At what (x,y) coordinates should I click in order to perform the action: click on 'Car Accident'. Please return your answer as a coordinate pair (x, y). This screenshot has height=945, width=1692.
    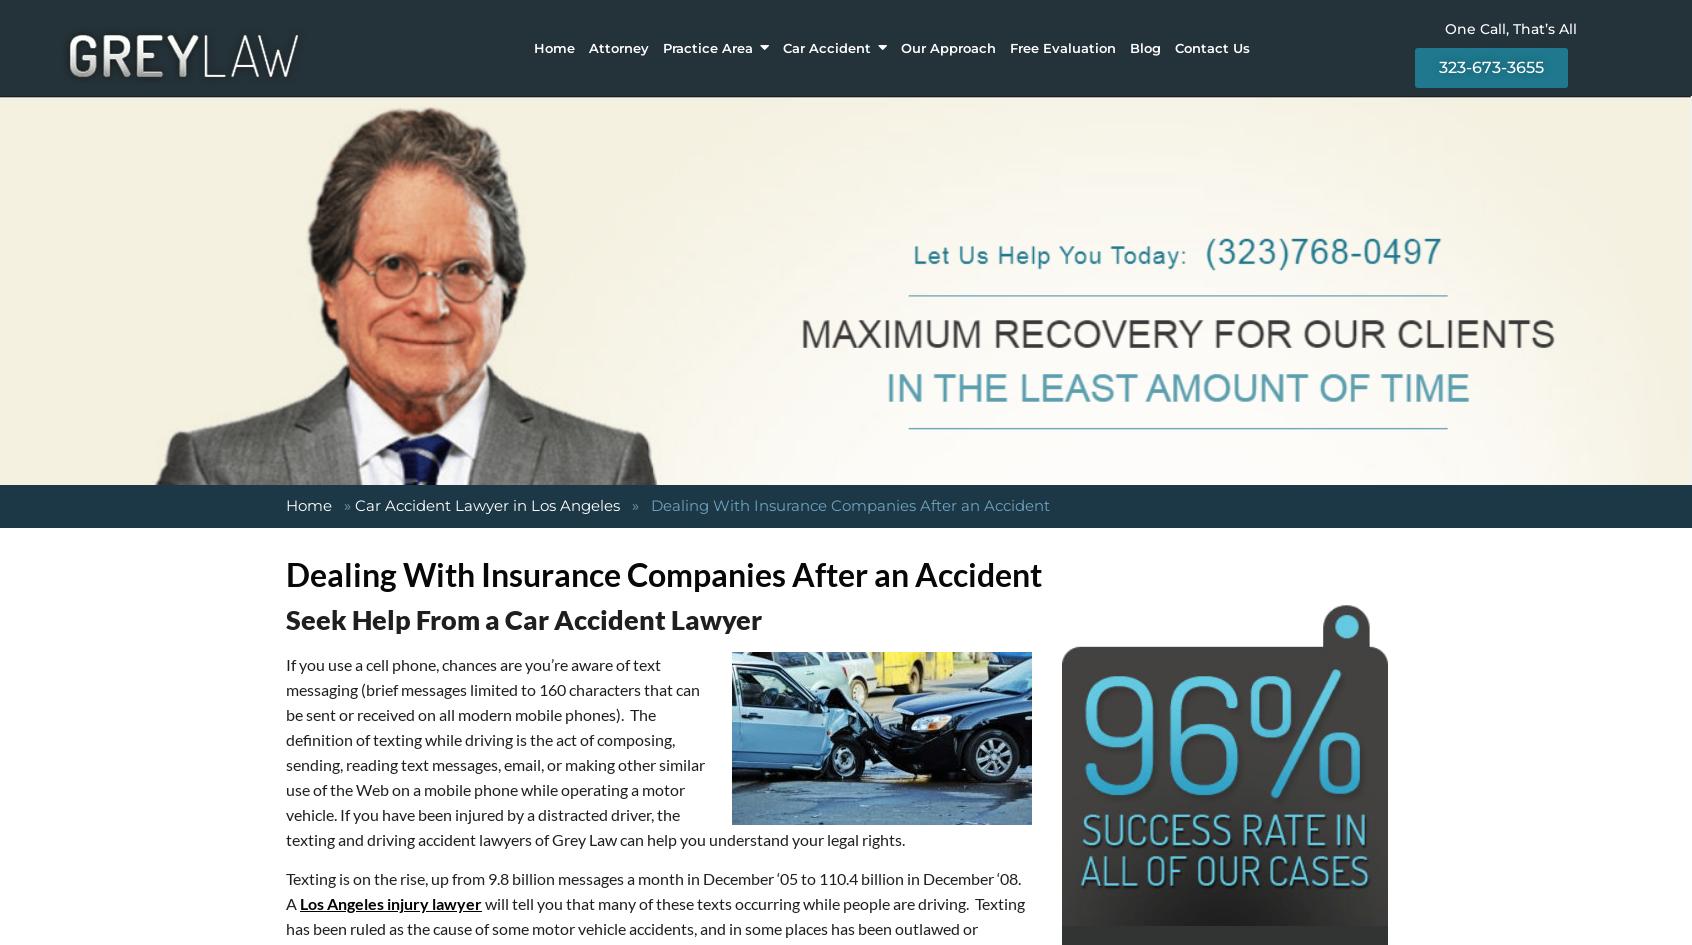
    Looking at the image, I should click on (826, 46).